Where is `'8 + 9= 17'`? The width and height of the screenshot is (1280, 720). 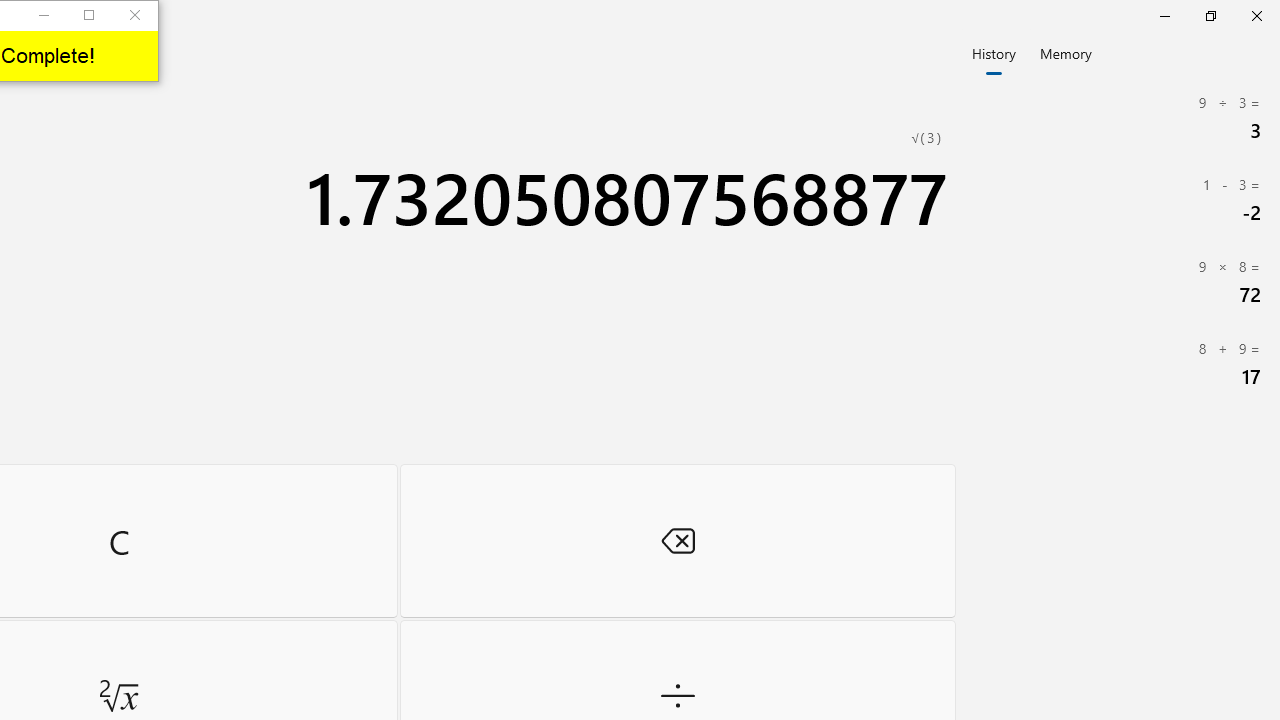
'8 + 9= 17' is located at coordinates (1120, 363).